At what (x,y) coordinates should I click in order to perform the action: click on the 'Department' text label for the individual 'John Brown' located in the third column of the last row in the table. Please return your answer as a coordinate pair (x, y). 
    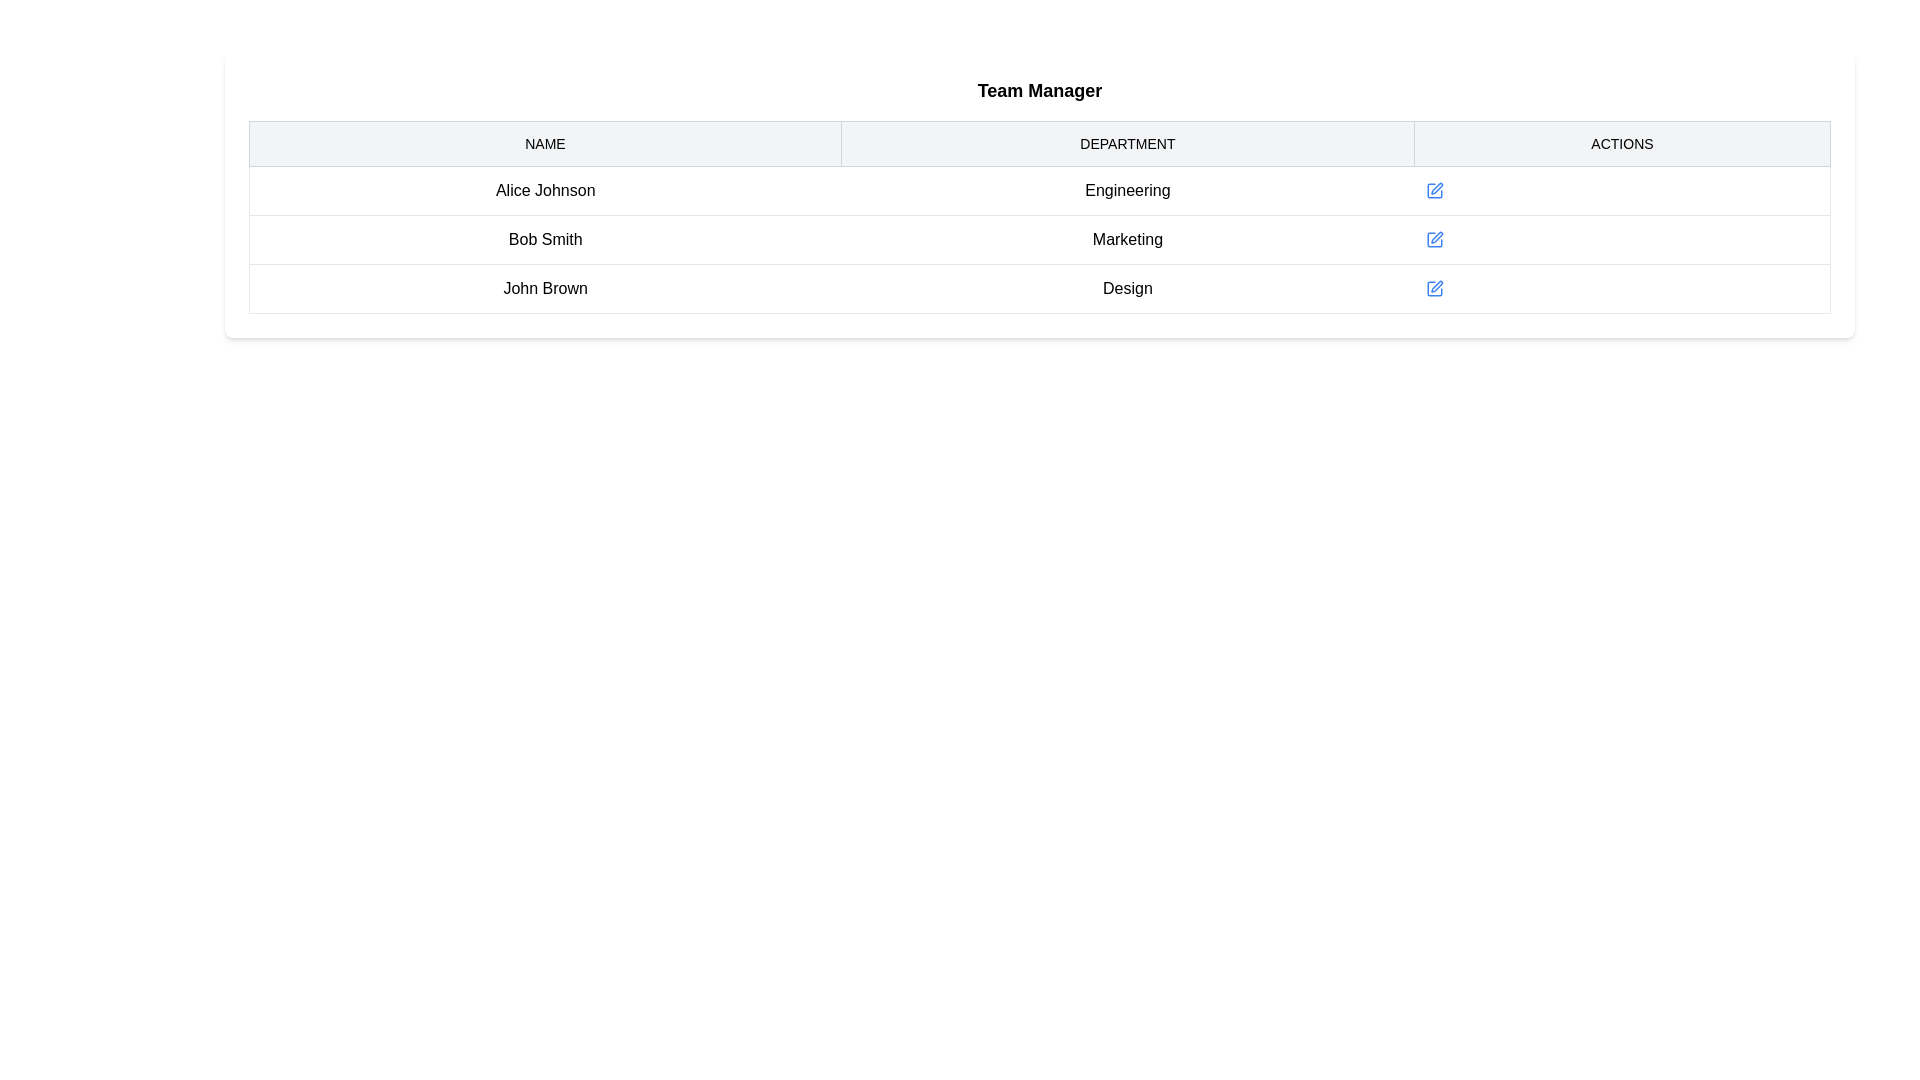
    Looking at the image, I should click on (1128, 289).